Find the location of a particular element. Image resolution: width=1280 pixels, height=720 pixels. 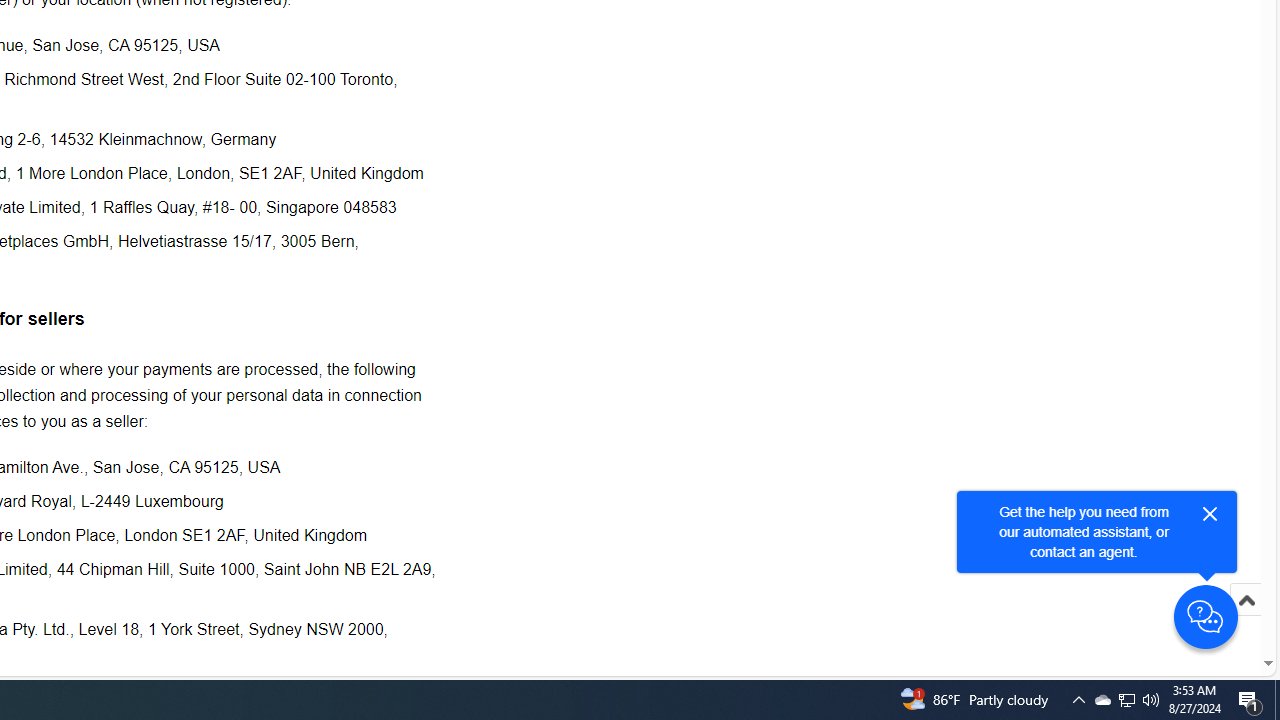

'Scroll to top' is located at coordinates (1245, 598).